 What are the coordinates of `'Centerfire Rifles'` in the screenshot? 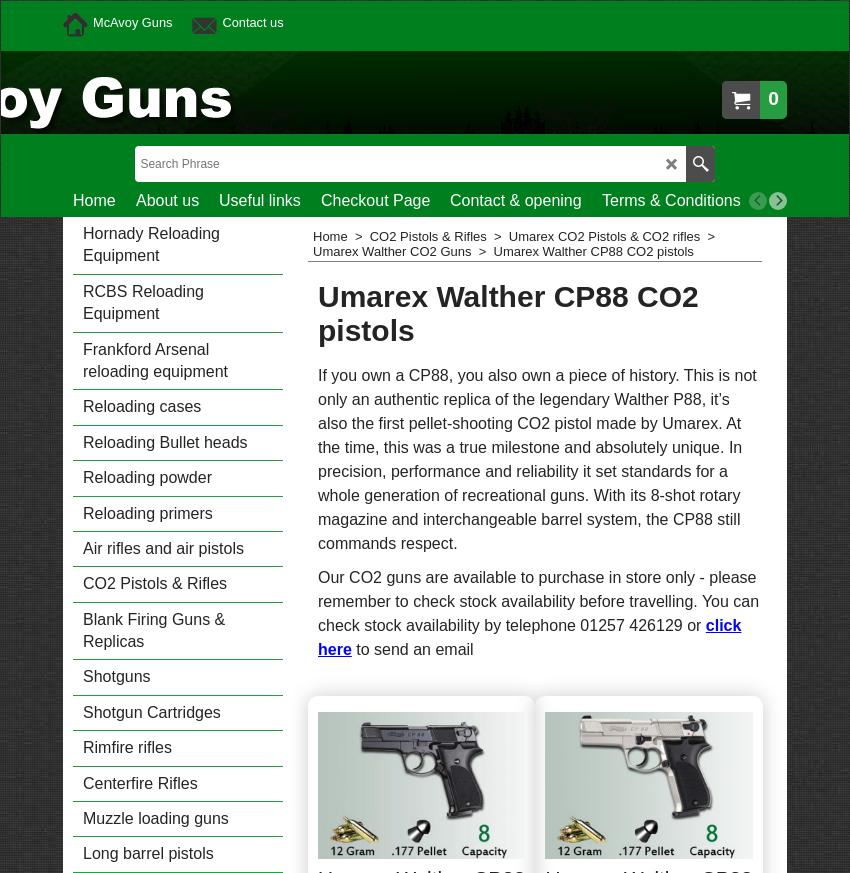 It's located at (82, 781).